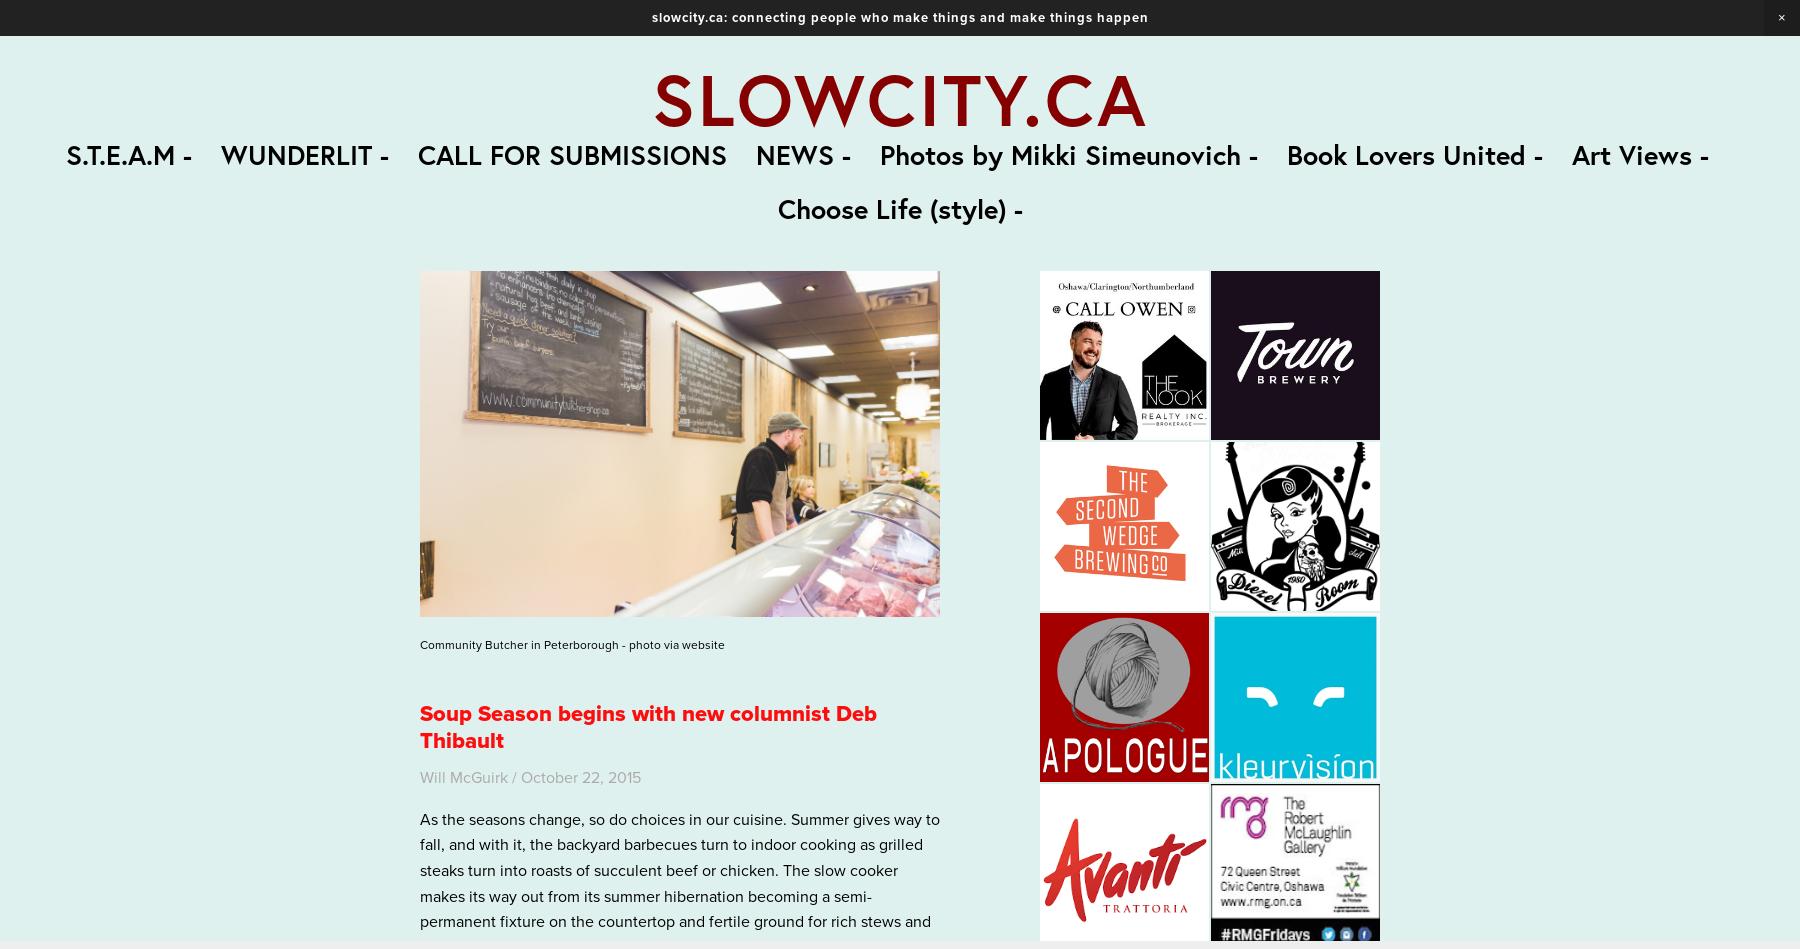 This screenshot has width=1800, height=949. I want to click on 'Soup Season begins with new columnist Deb Thibault', so click(648, 726).